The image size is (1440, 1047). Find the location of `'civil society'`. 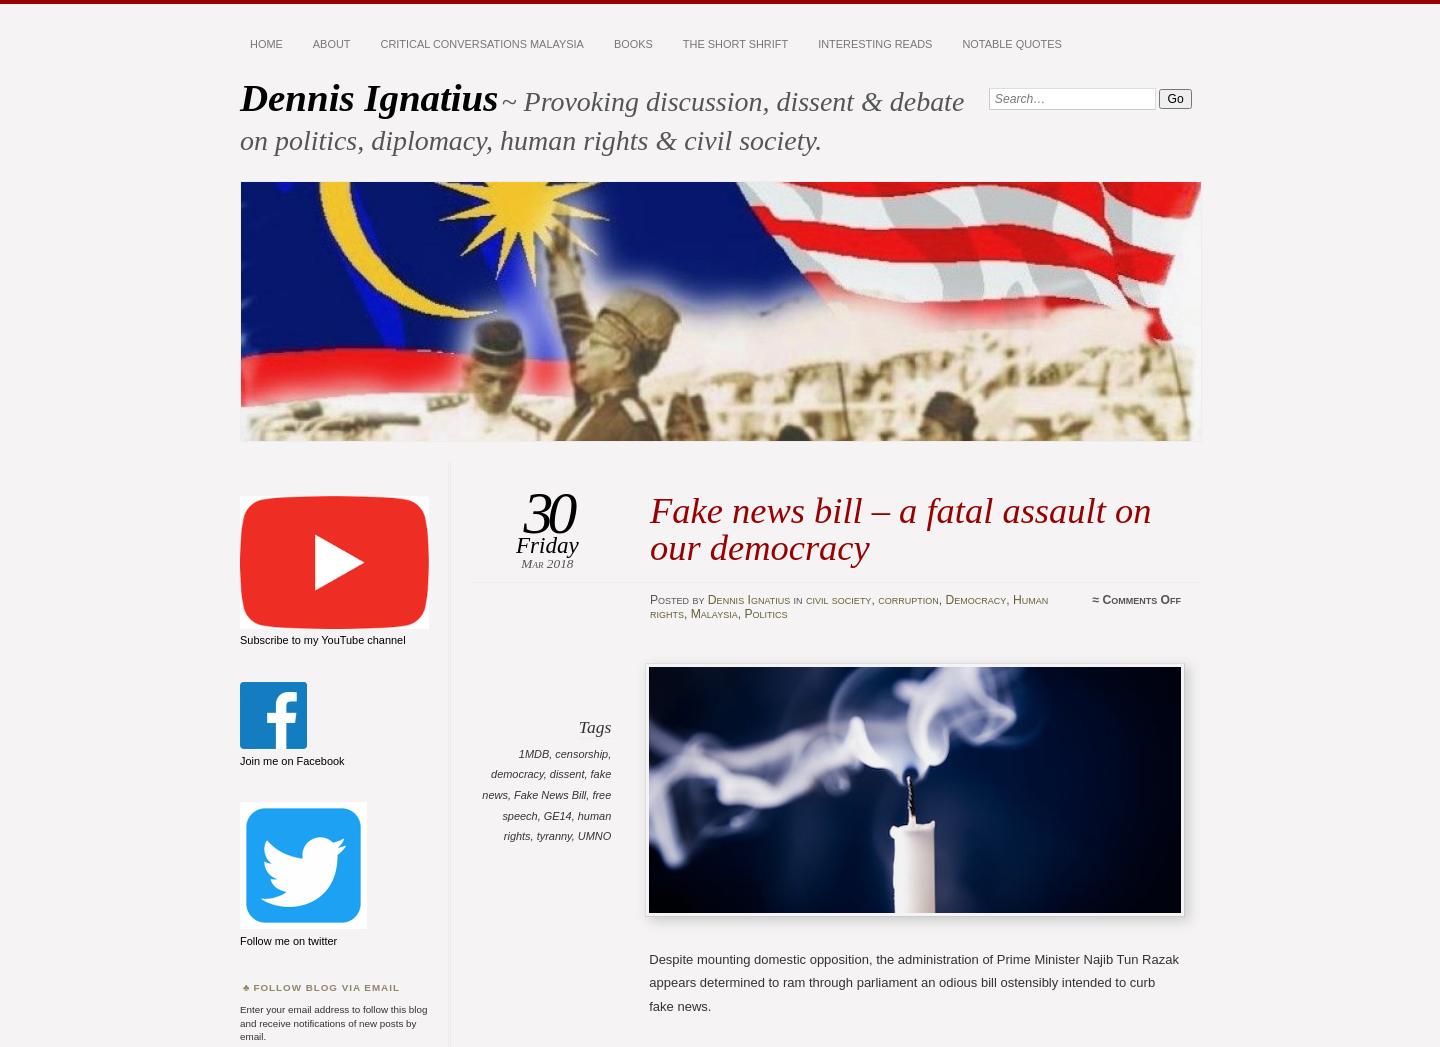

'civil society' is located at coordinates (837, 599).